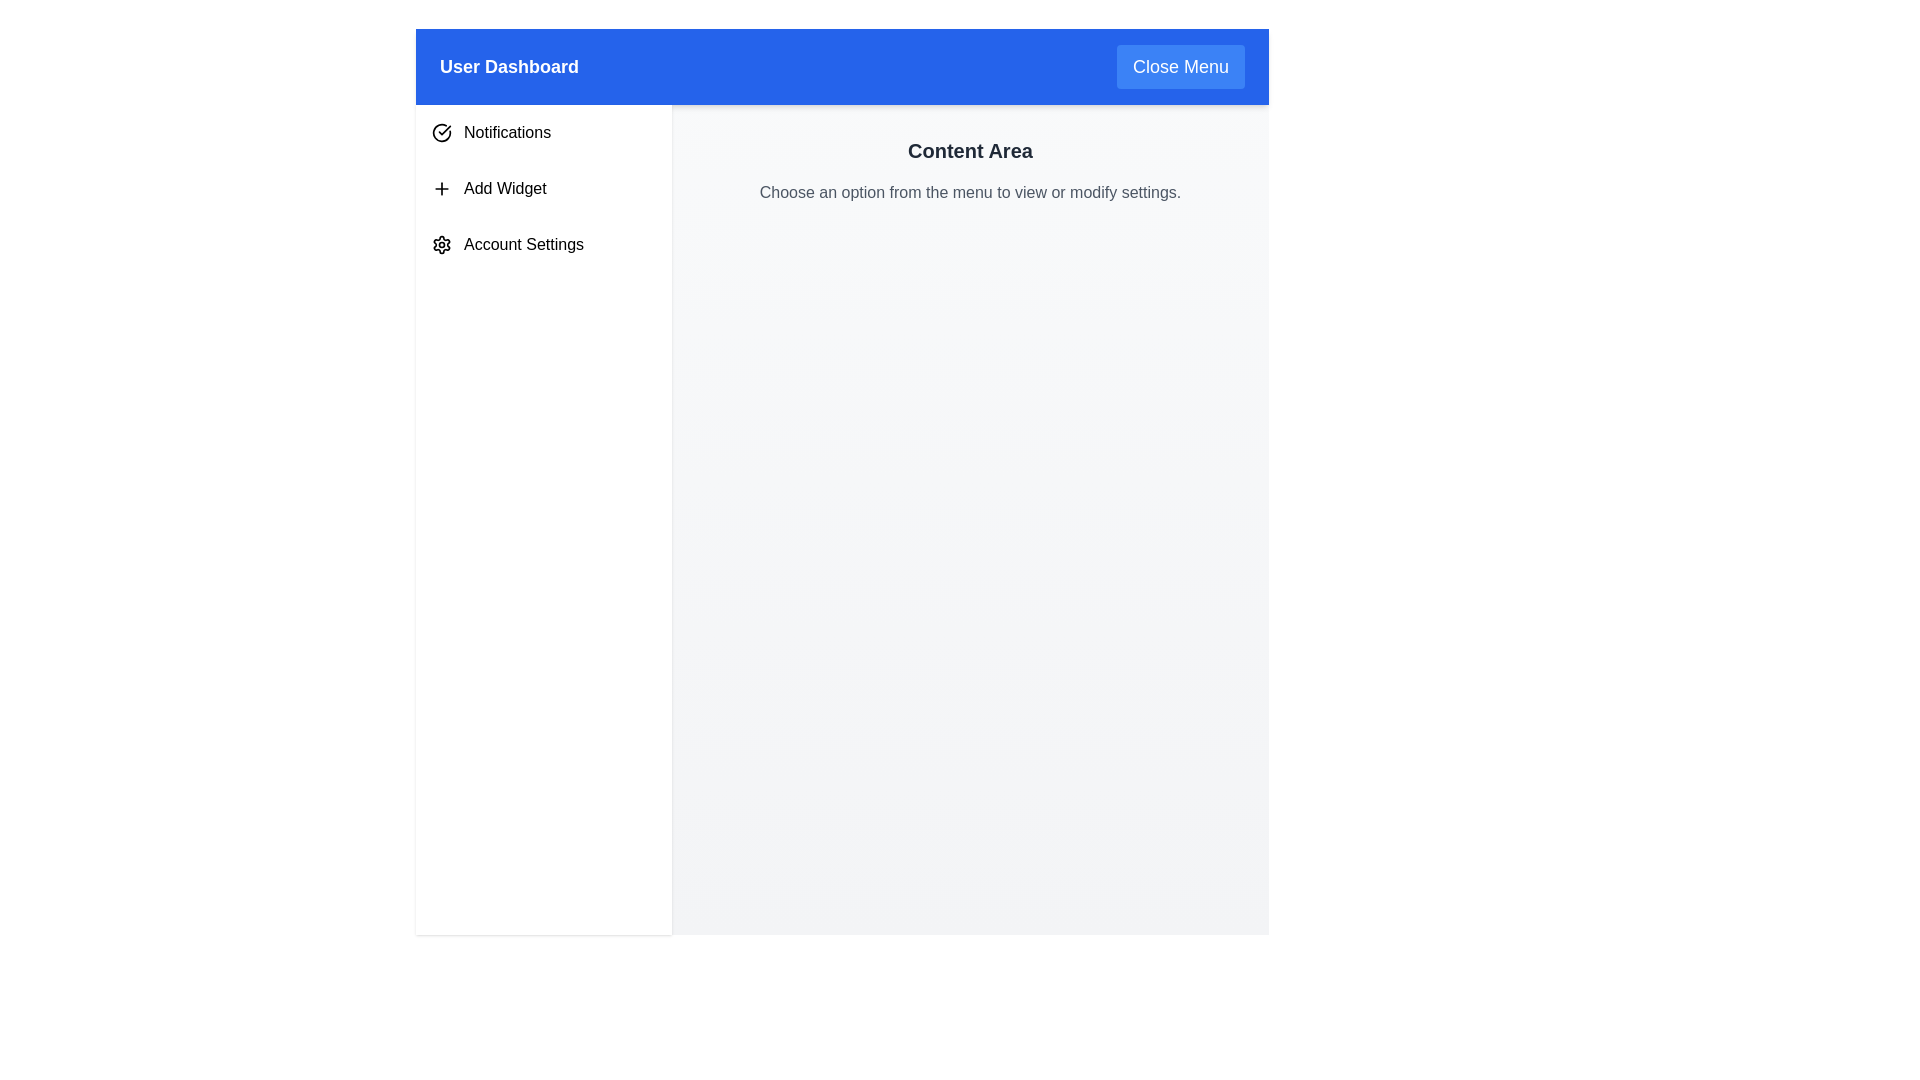  What do you see at coordinates (543, 189) in the screenshot?
I see `the 'Add New Widget' button located in the vertical menu on the left side of the interface, positioned below 'Notifications' and above 'Account Settings' to trigger its visual feedback` at bounding box center [543, 189].